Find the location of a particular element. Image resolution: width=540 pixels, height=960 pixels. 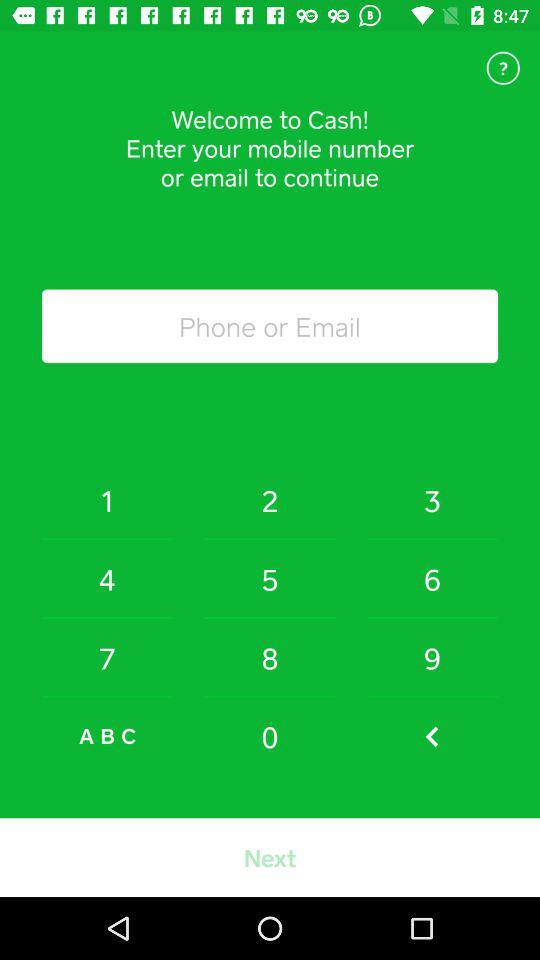

email enter option is located at coordinates (270, 326).